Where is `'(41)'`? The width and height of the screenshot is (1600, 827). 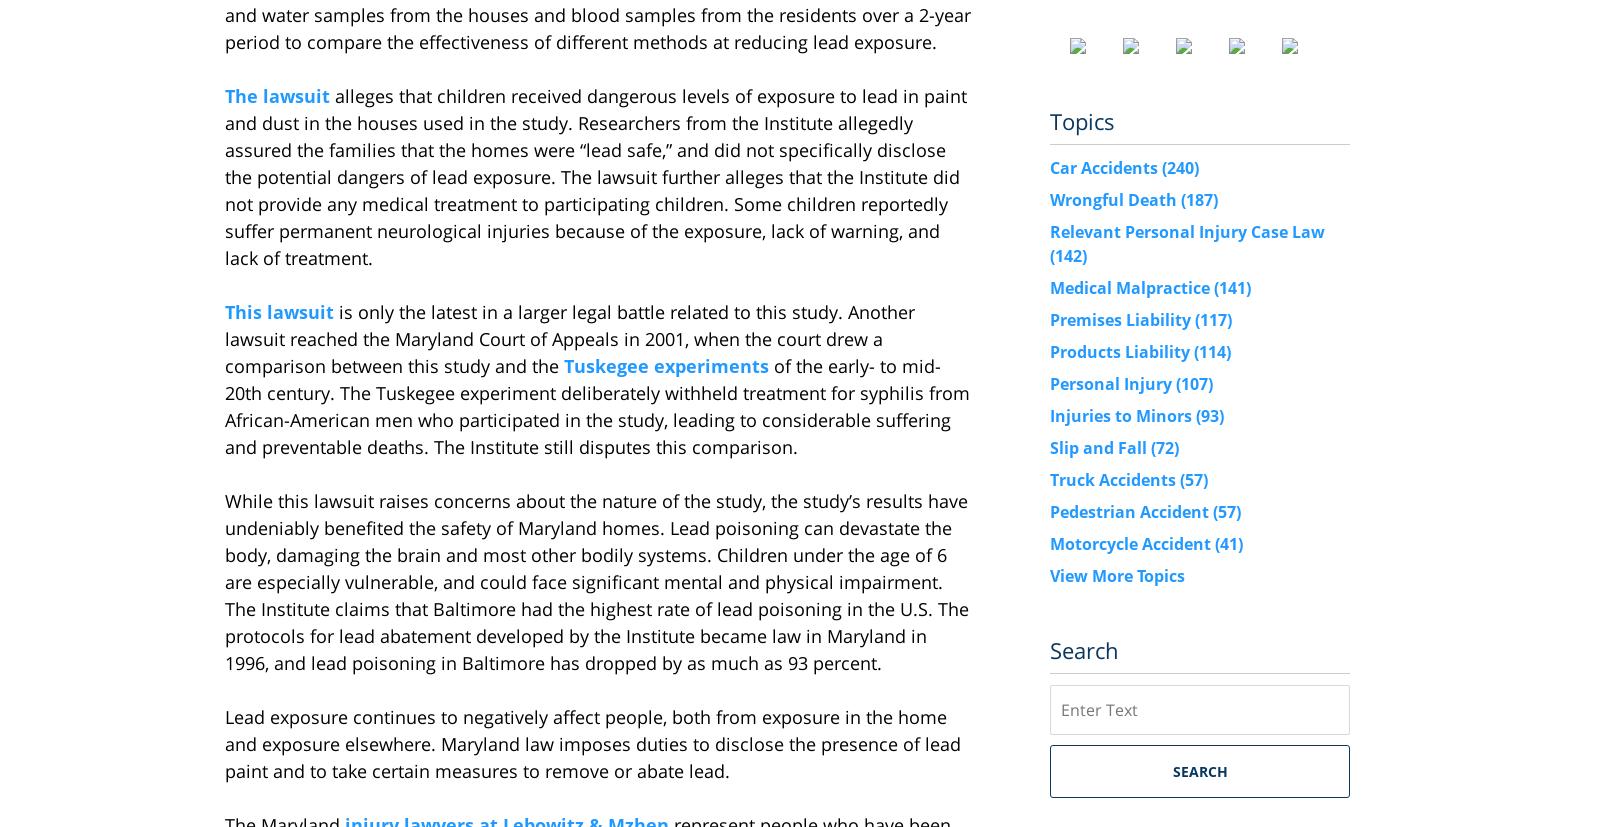 '(41)' is located at coordinates (1214, 542).